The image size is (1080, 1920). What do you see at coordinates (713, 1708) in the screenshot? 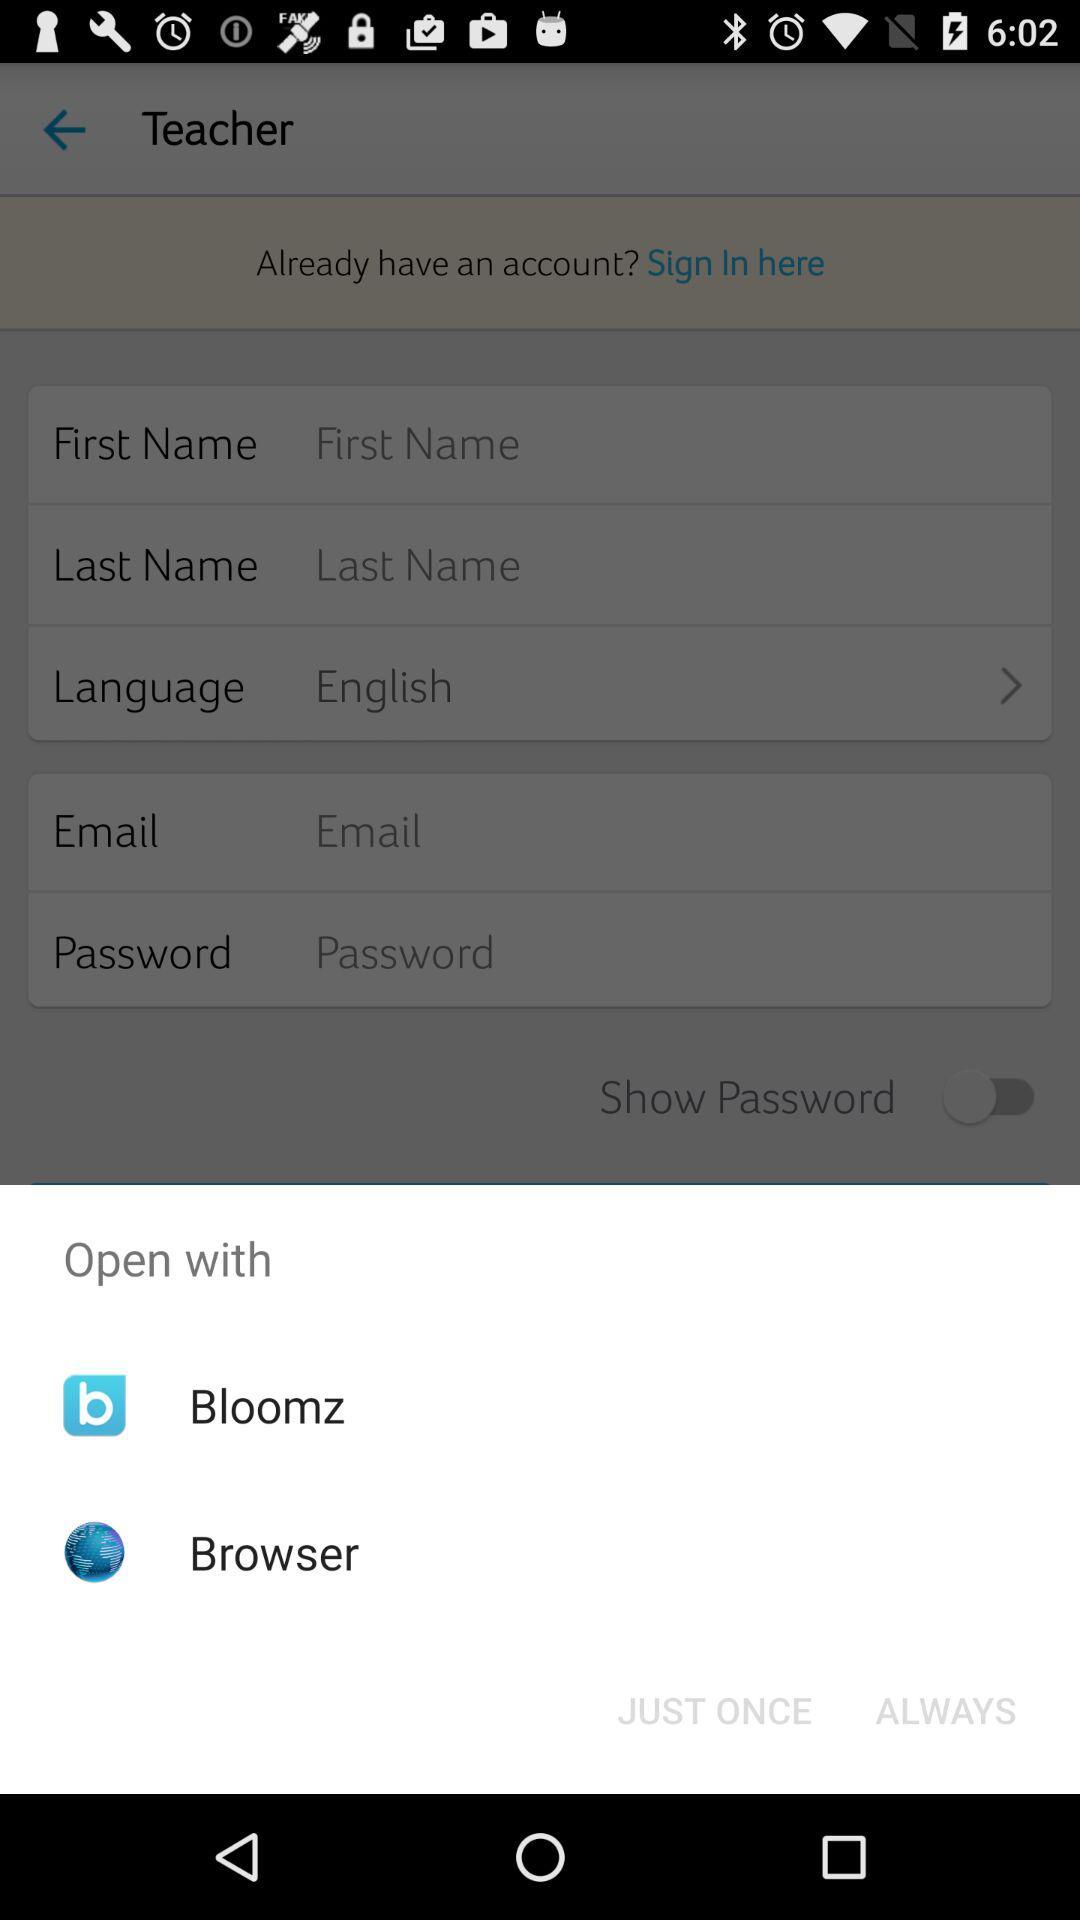
I see `the item below open with icon` at bounding box center [713, 1708].